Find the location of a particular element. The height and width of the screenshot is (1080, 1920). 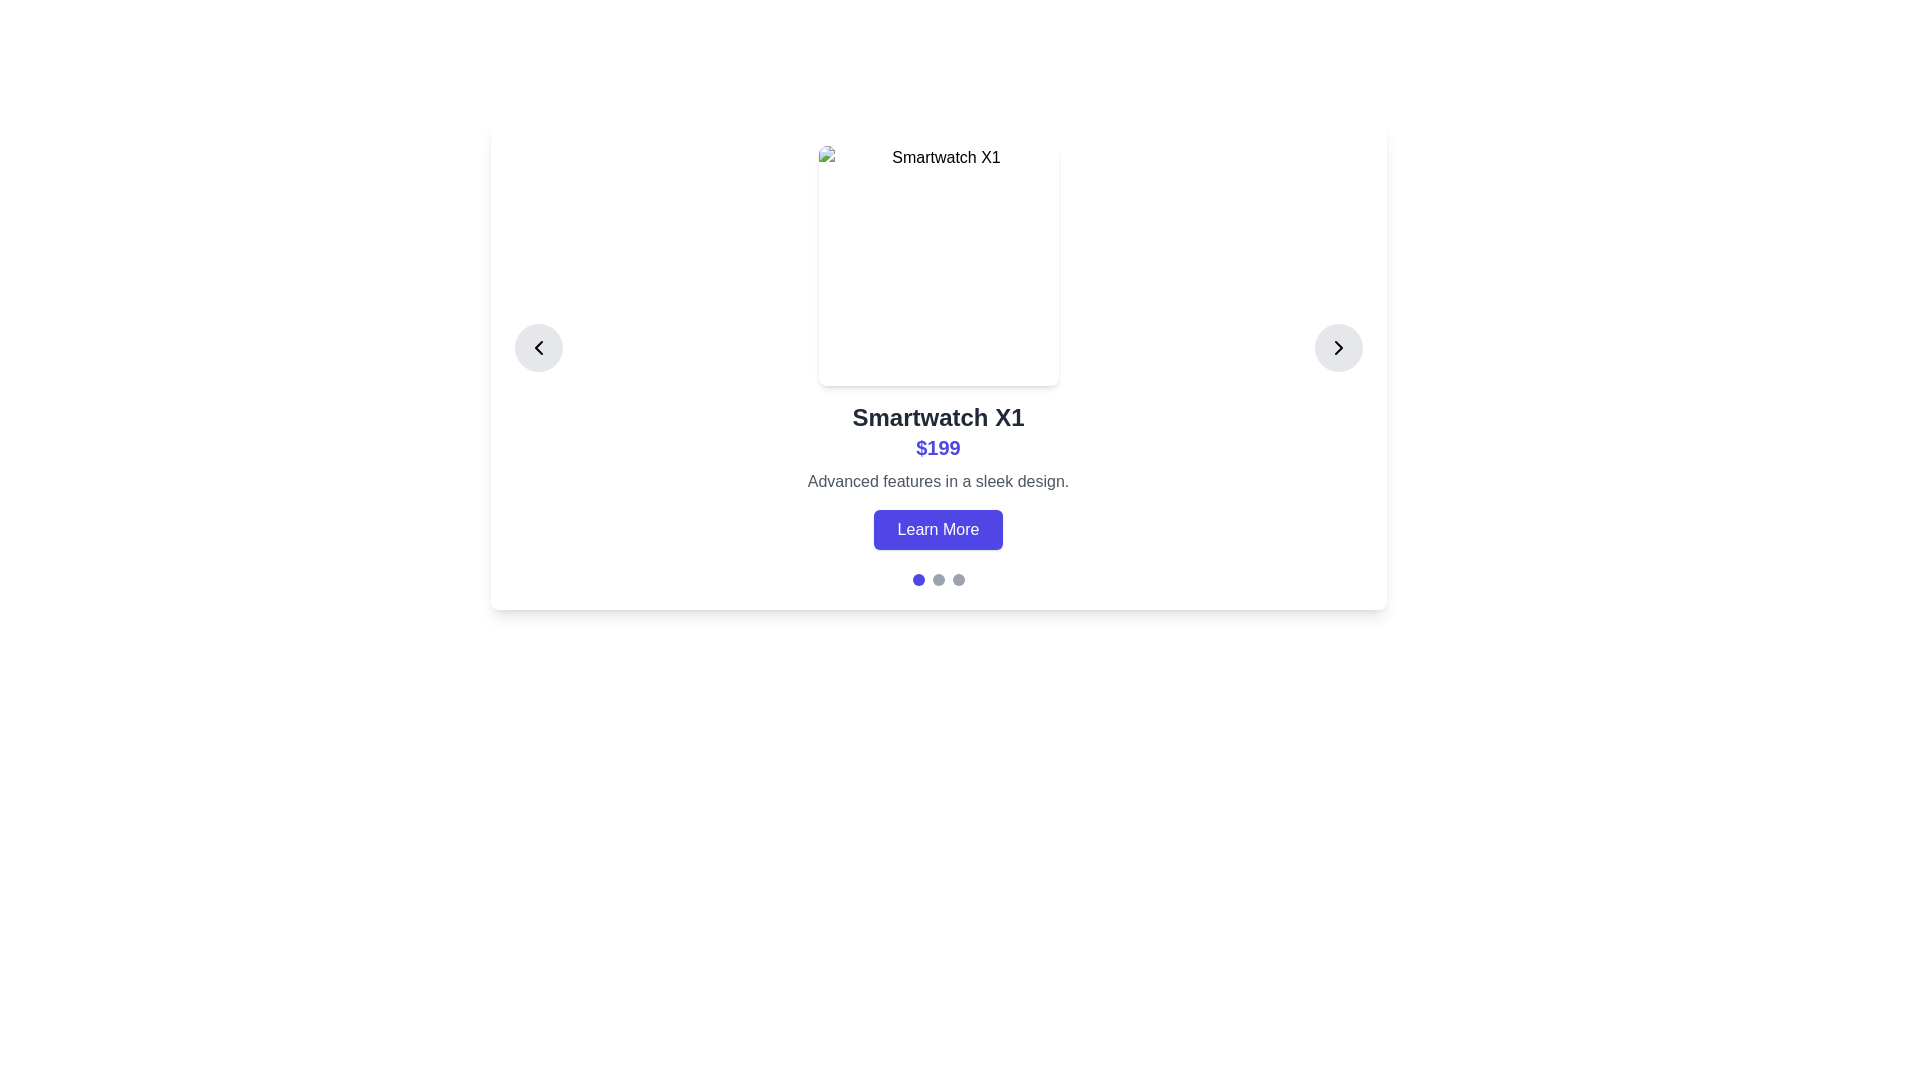

the 'Learn More' button, which is a rectangular button with white text on a deep indigo background, located below the product title 'Smartwatch X1' is located at coordinates (937, 528).